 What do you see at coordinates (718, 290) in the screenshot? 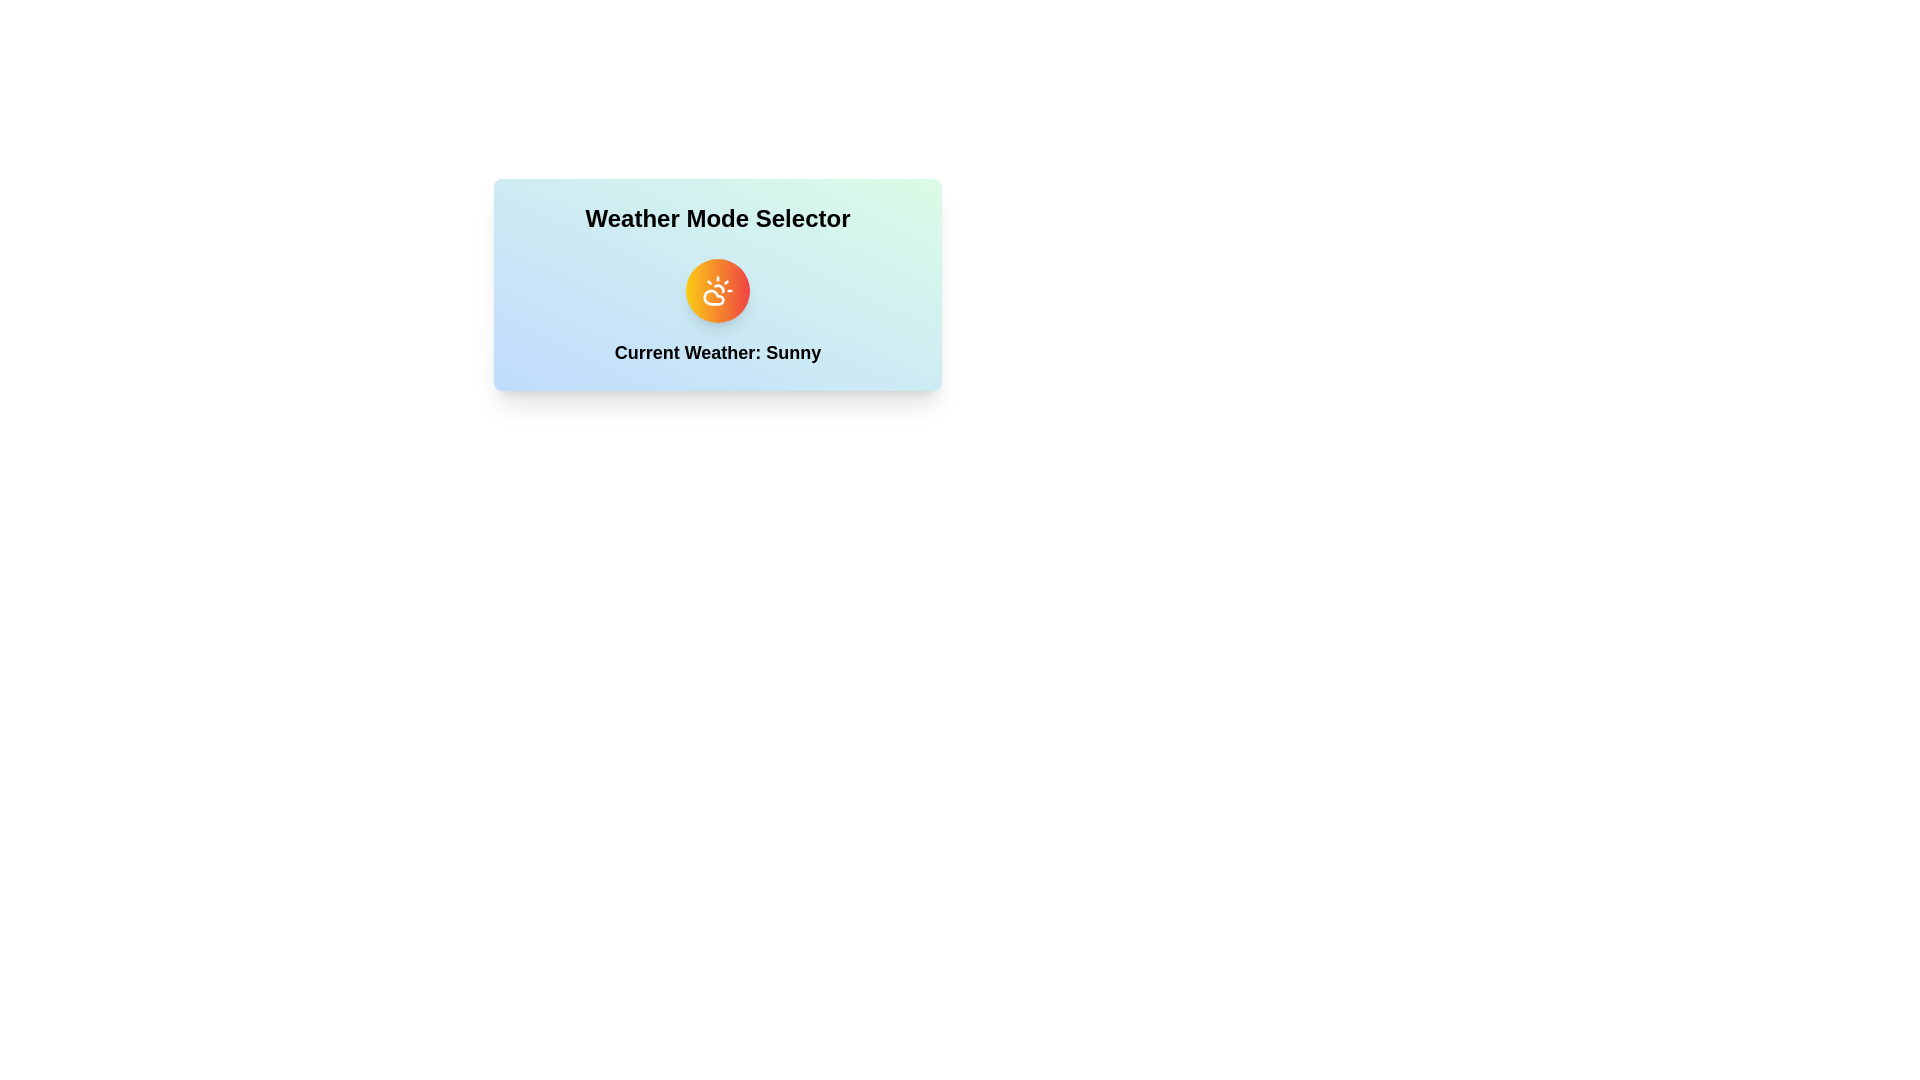
I see `the weather toggle button to change the weather mode` at bounding box center [718, 290].